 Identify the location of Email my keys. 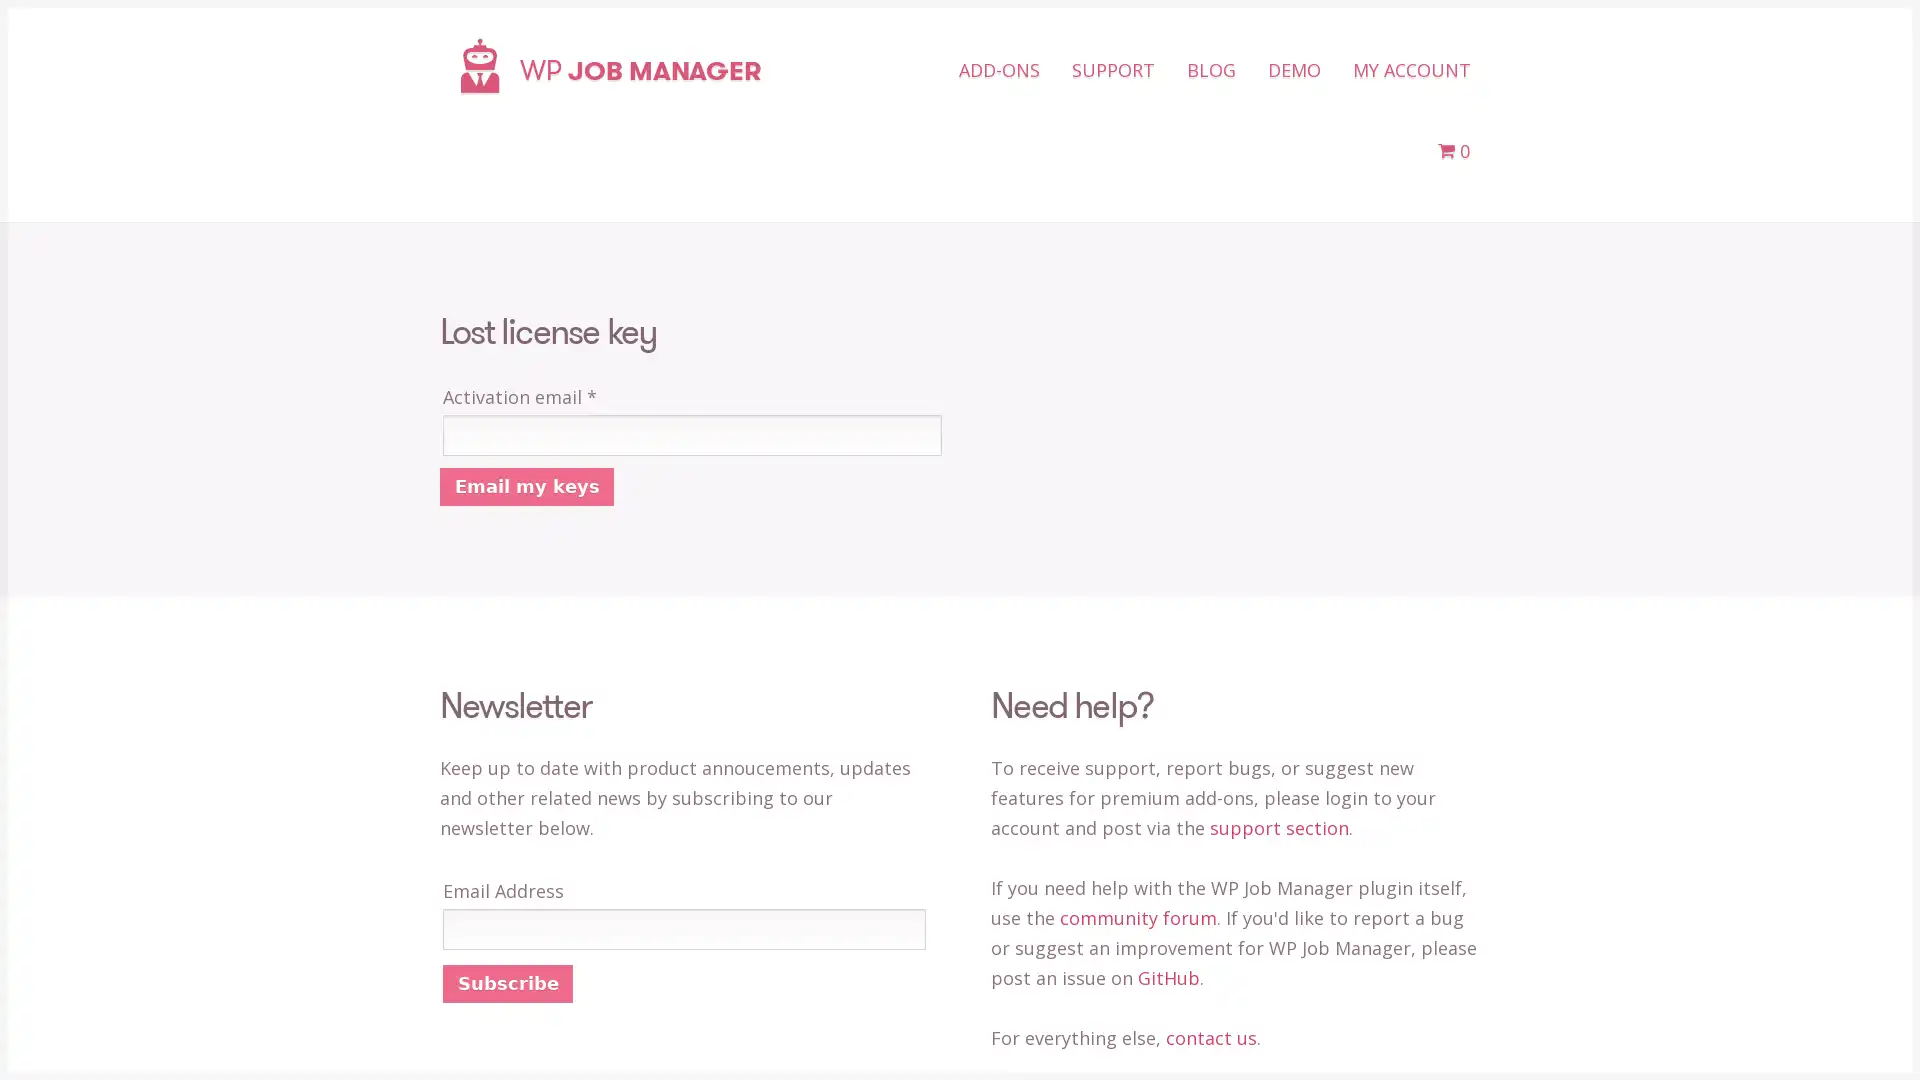
(527, 486).